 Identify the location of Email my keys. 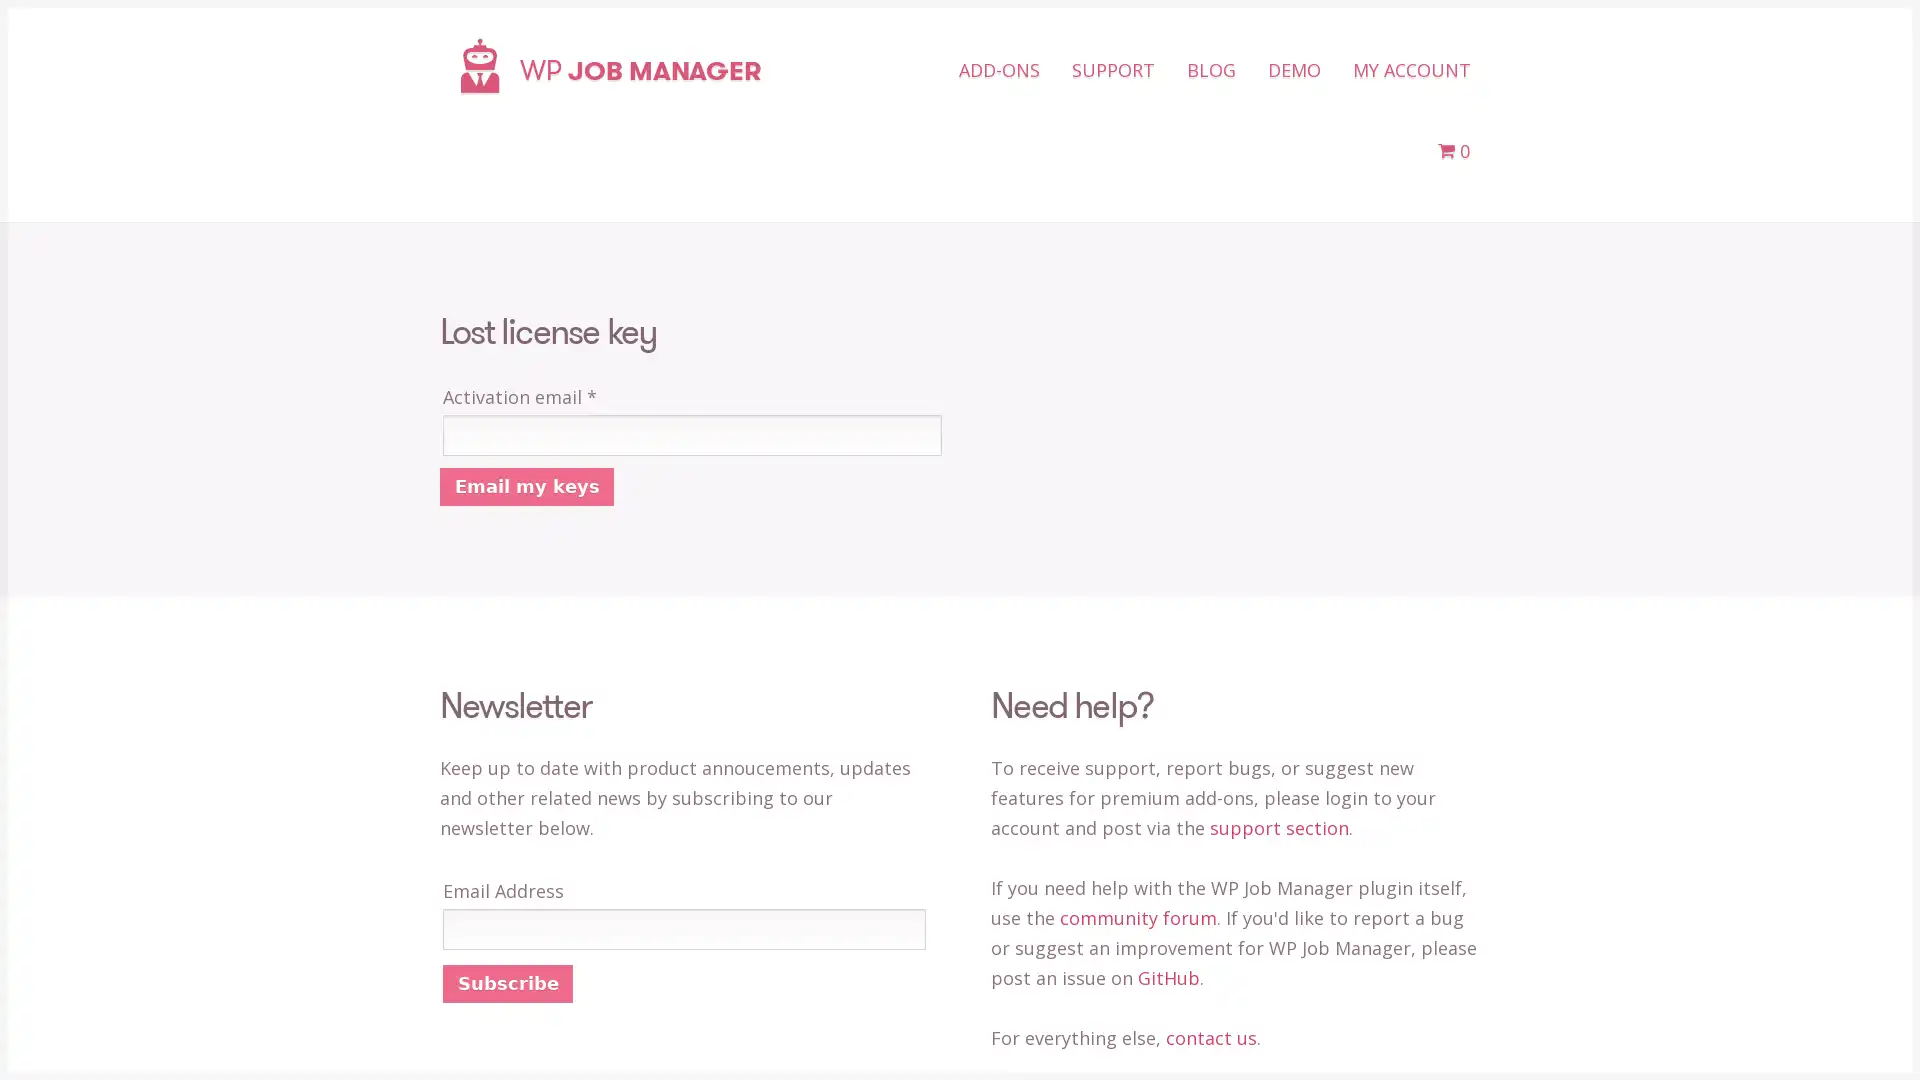
(527, 486).